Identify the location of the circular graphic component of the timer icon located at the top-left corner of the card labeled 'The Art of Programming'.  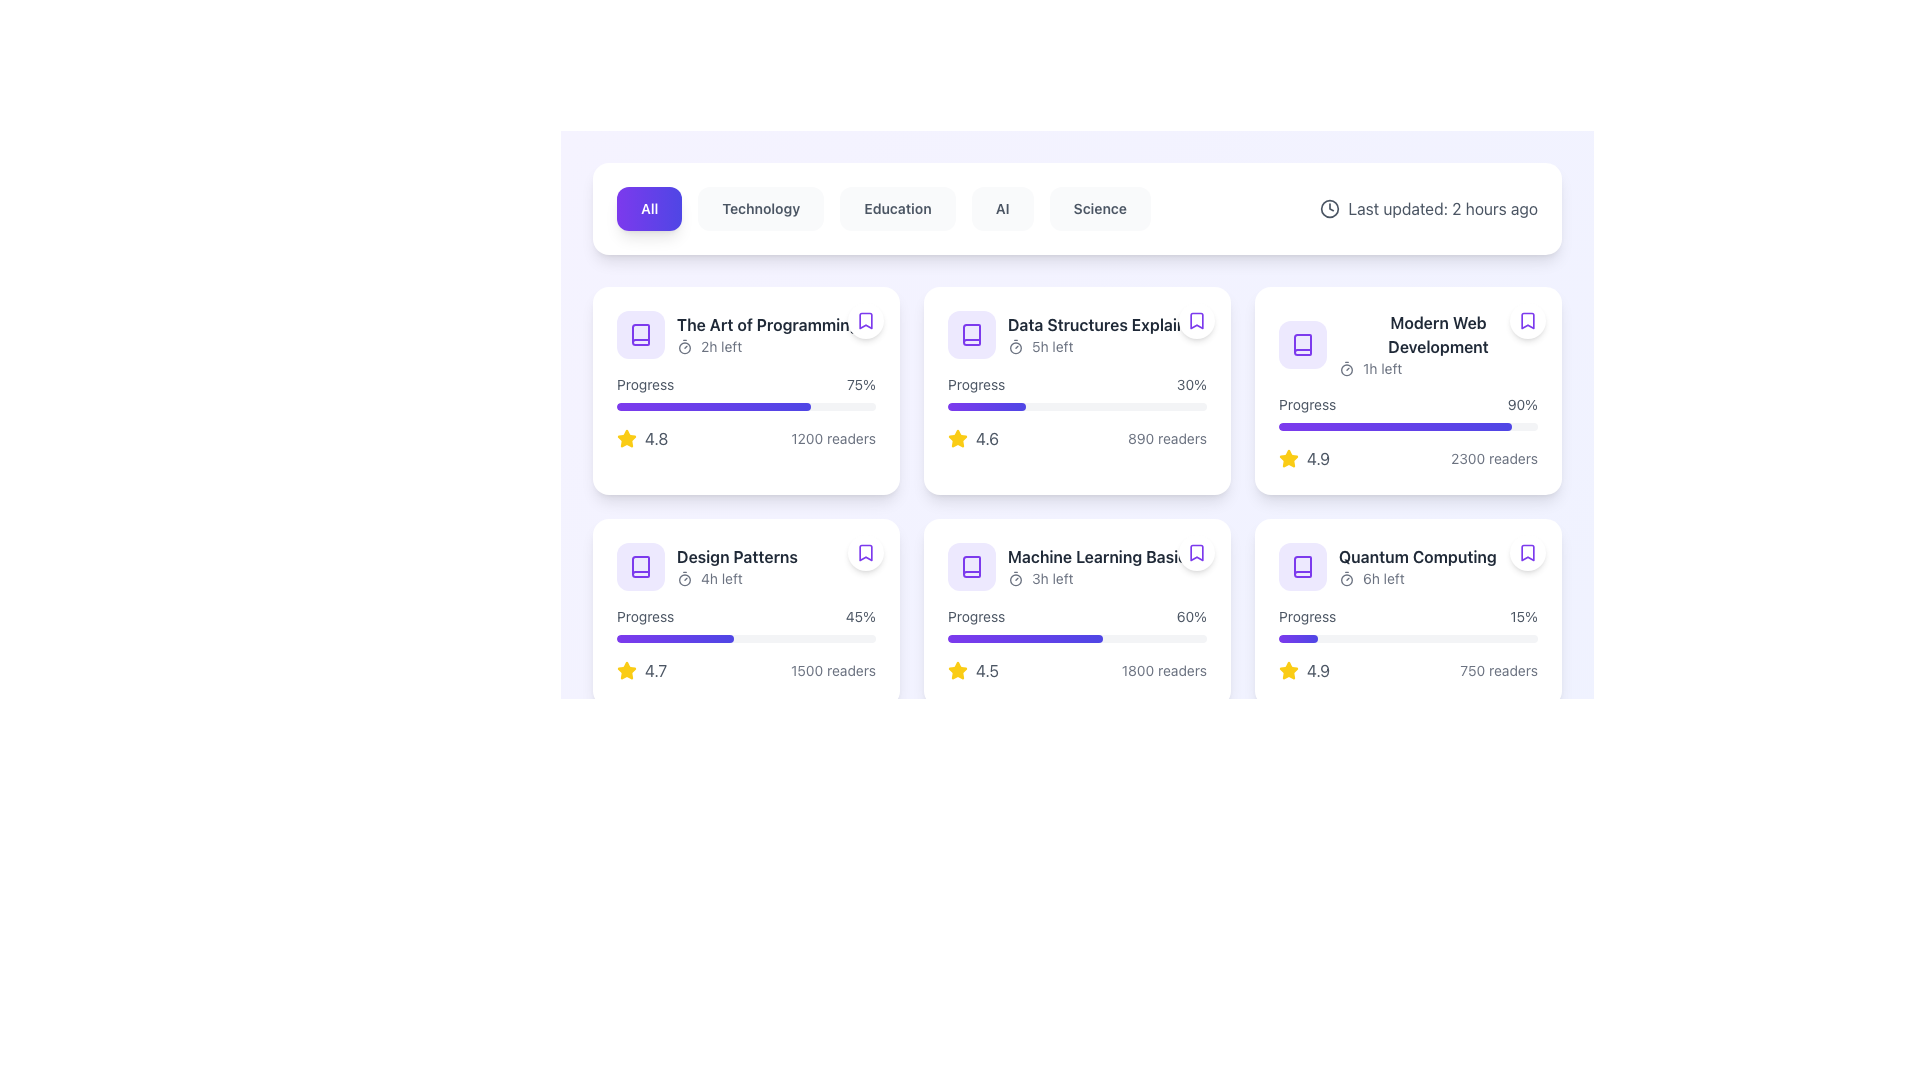
(685, 346).